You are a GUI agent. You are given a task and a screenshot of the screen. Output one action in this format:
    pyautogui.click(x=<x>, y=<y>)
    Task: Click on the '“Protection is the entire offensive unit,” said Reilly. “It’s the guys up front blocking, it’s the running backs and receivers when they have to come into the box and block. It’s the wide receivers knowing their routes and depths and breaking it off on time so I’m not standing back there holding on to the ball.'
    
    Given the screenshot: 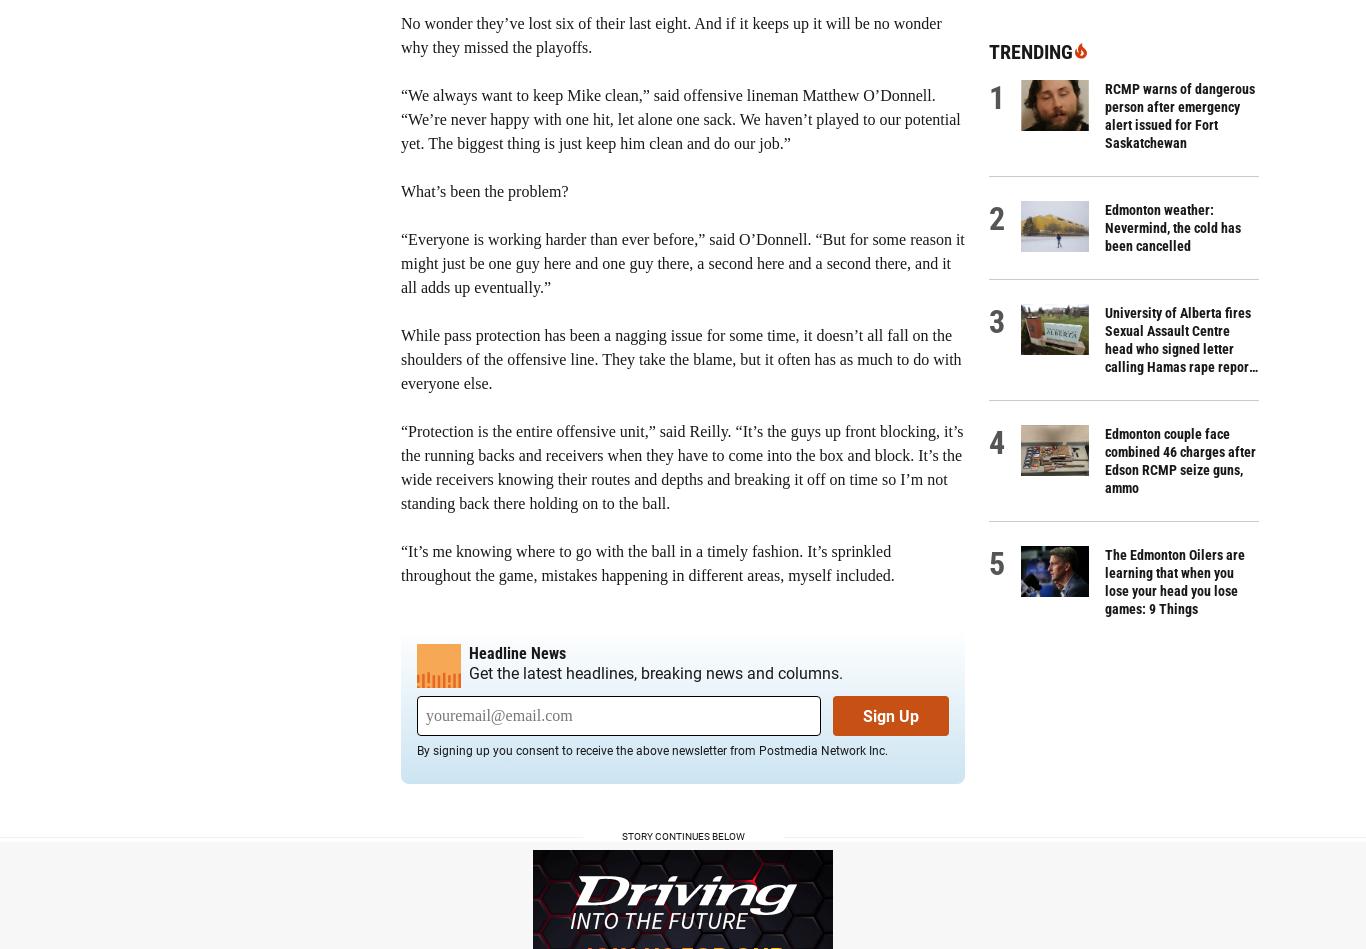 What is the action you would take?
    pyautogui.click(x=400, y=467)
    